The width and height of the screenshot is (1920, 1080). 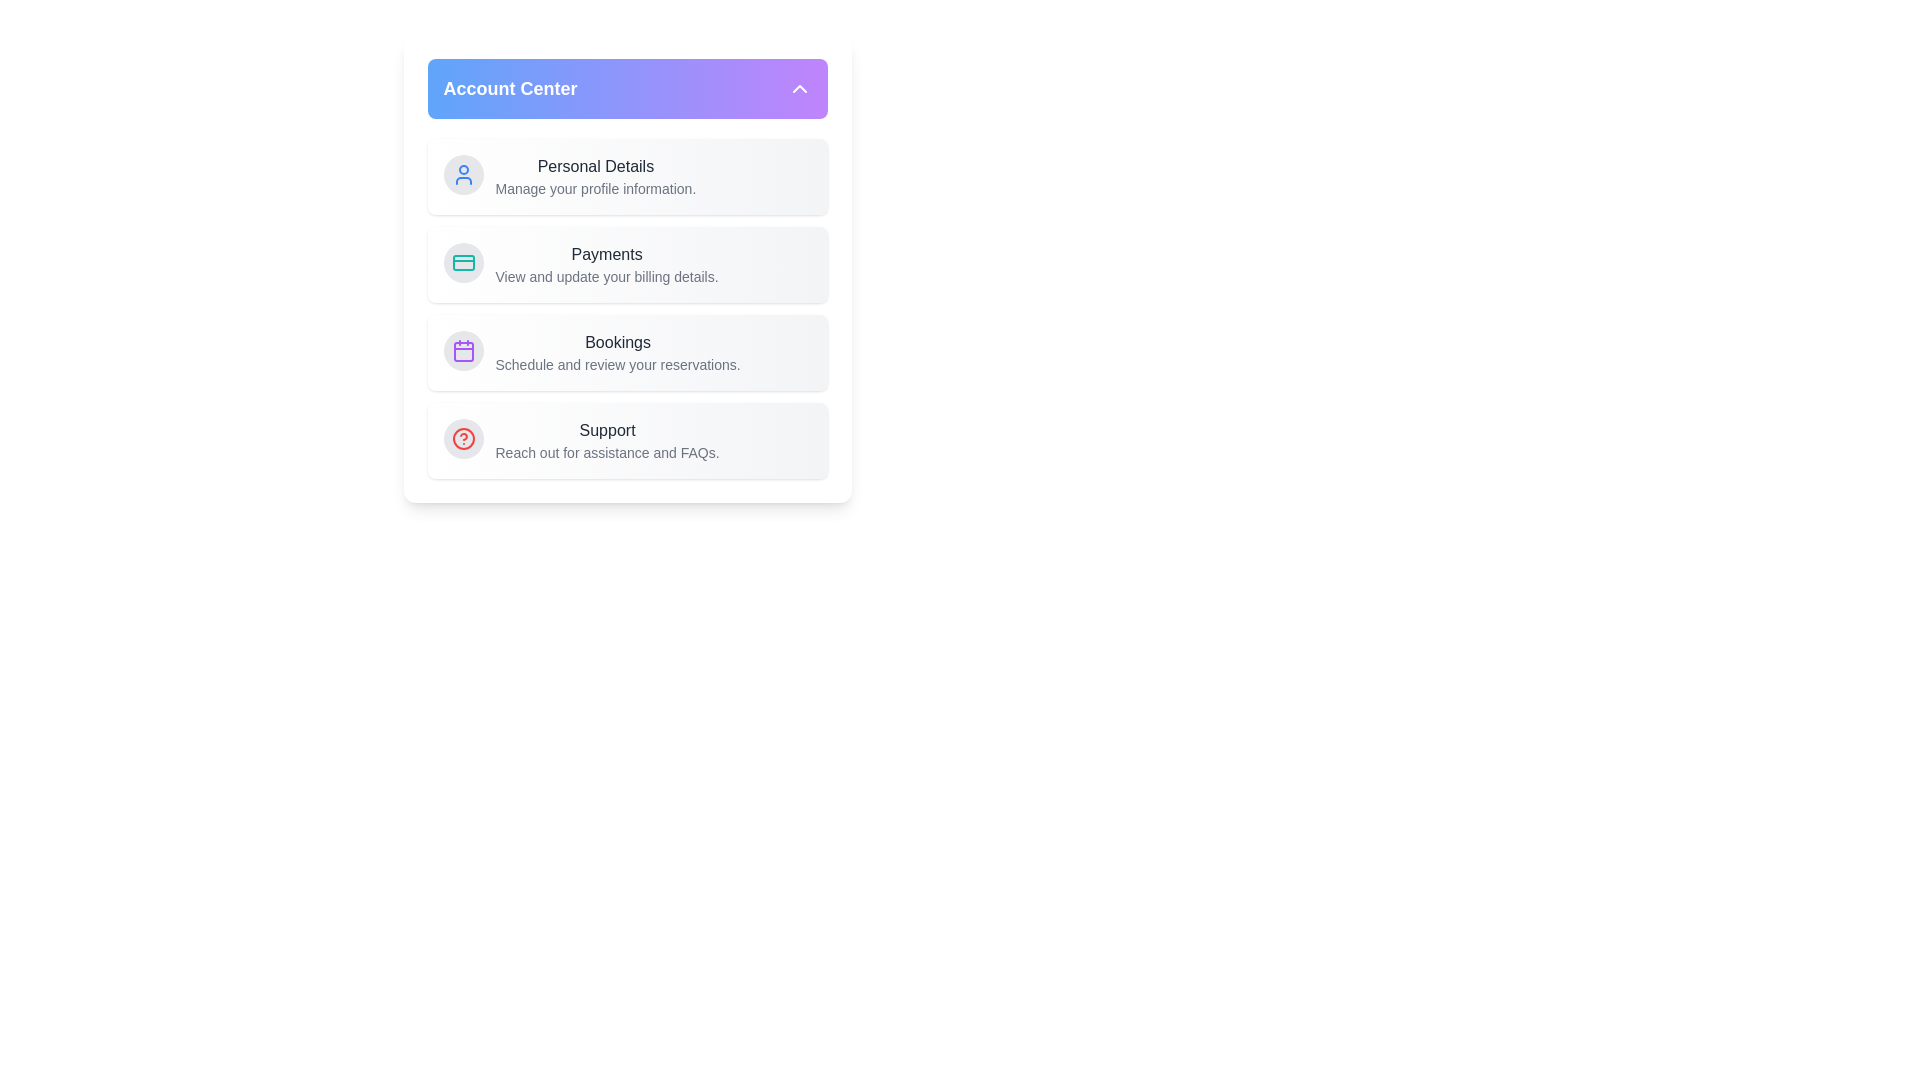 I want to click on the 'Support' menu item, so click(x=605, y=439).